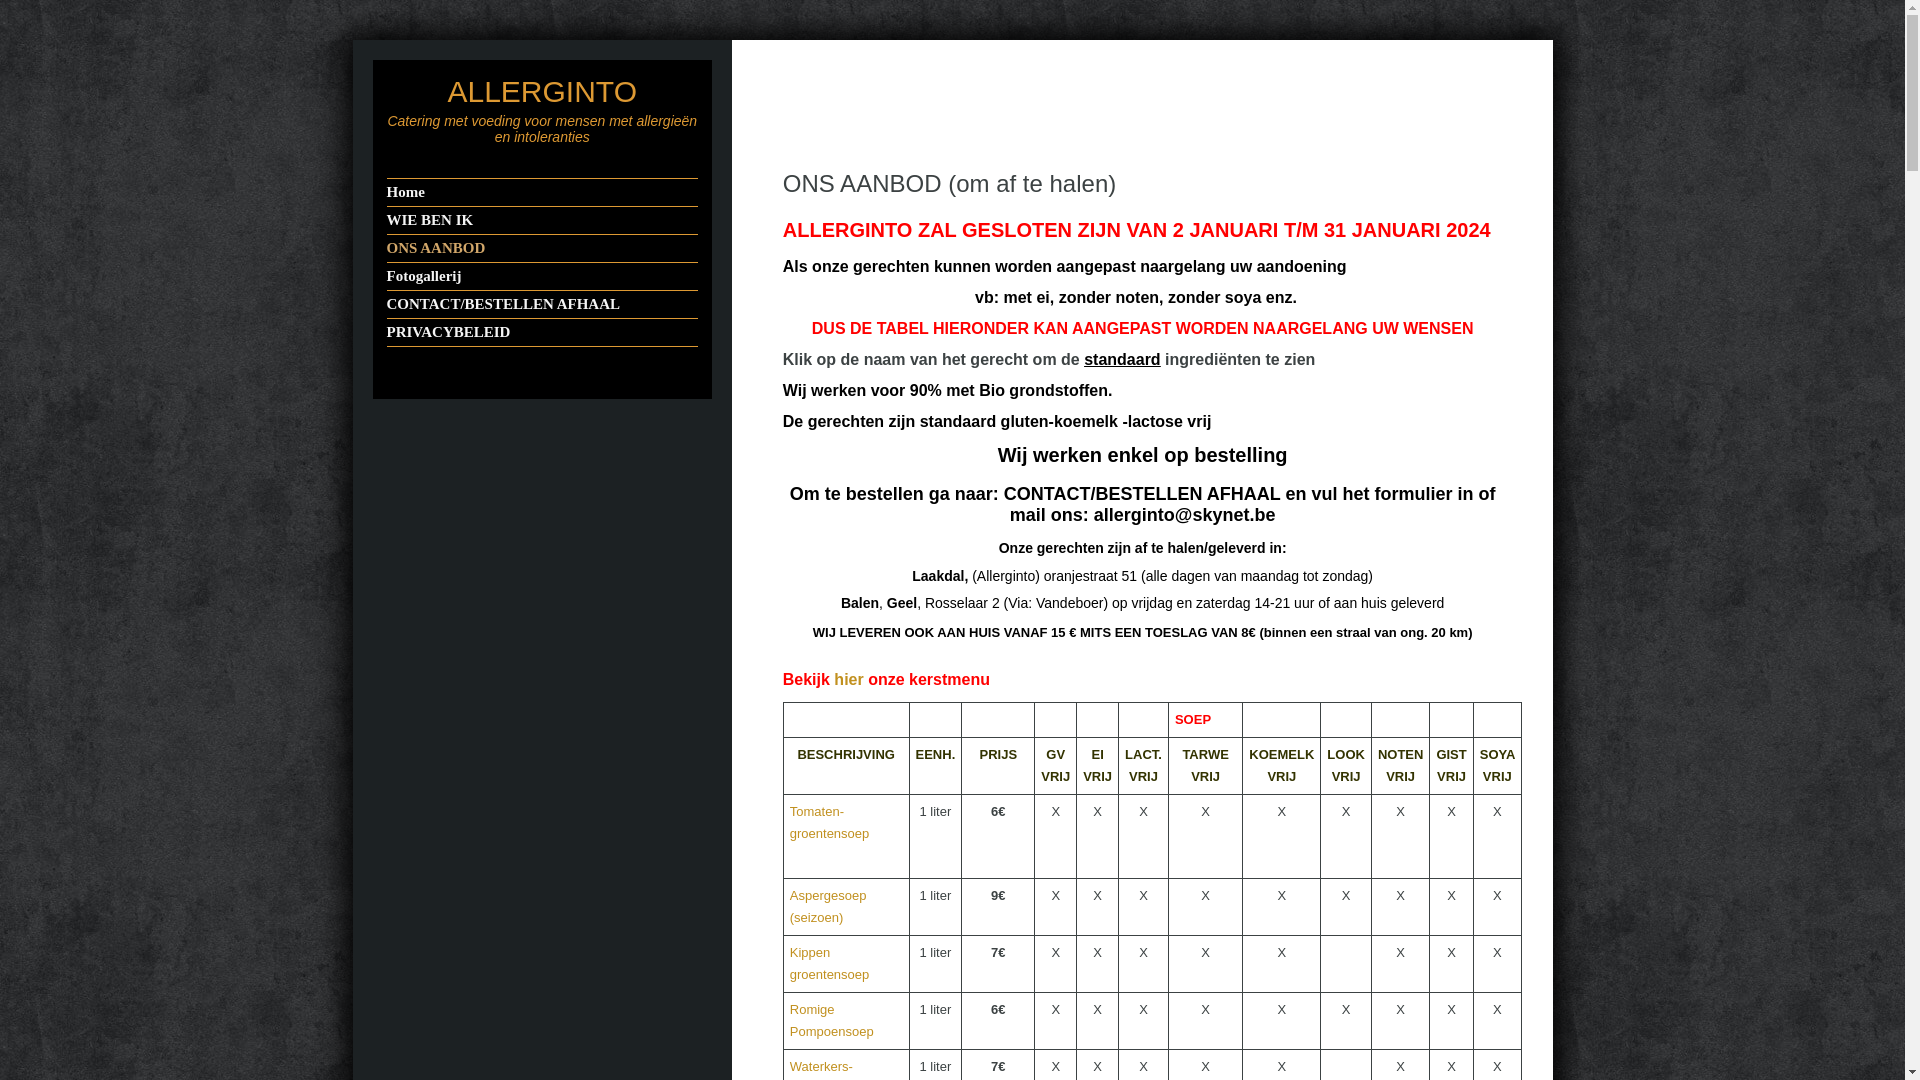 The width and height of the screenshot is (1920, 1080). I want to click on 'WIE BEN IK', so click(541, 220).